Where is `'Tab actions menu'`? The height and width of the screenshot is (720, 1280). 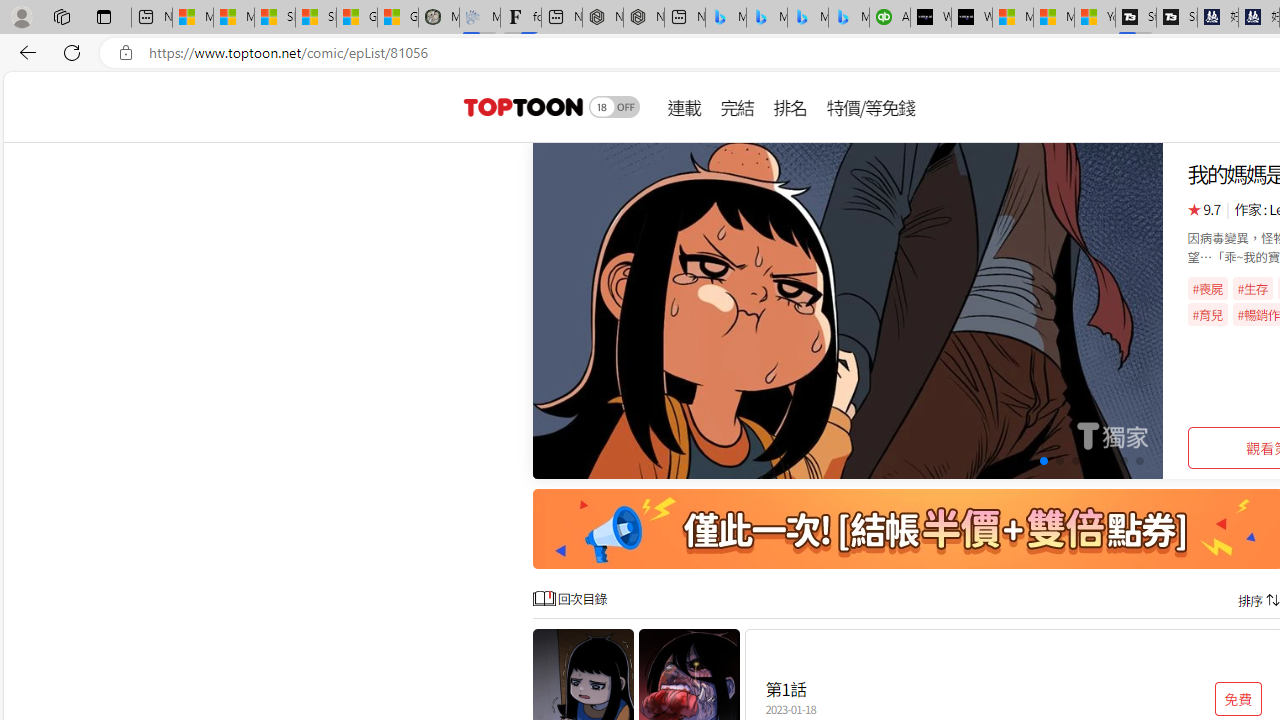
'Tab actions menu' is located at coordinates (103, 16).